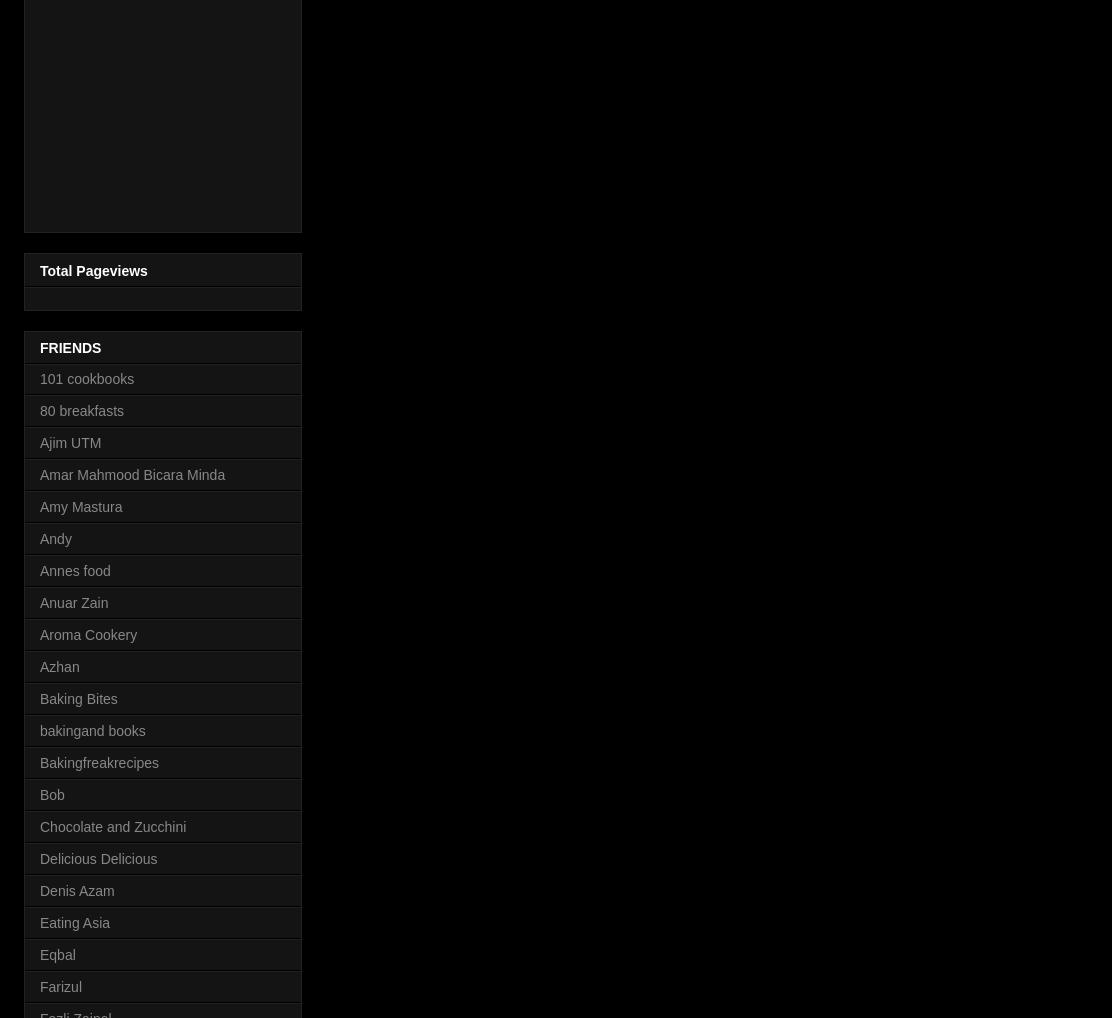 This screenshot has height=1018, width=1112. What do you see at coordinates (73, 569) in the screenshot?
I see `'Annes food'` at bounding box center [73, 569].